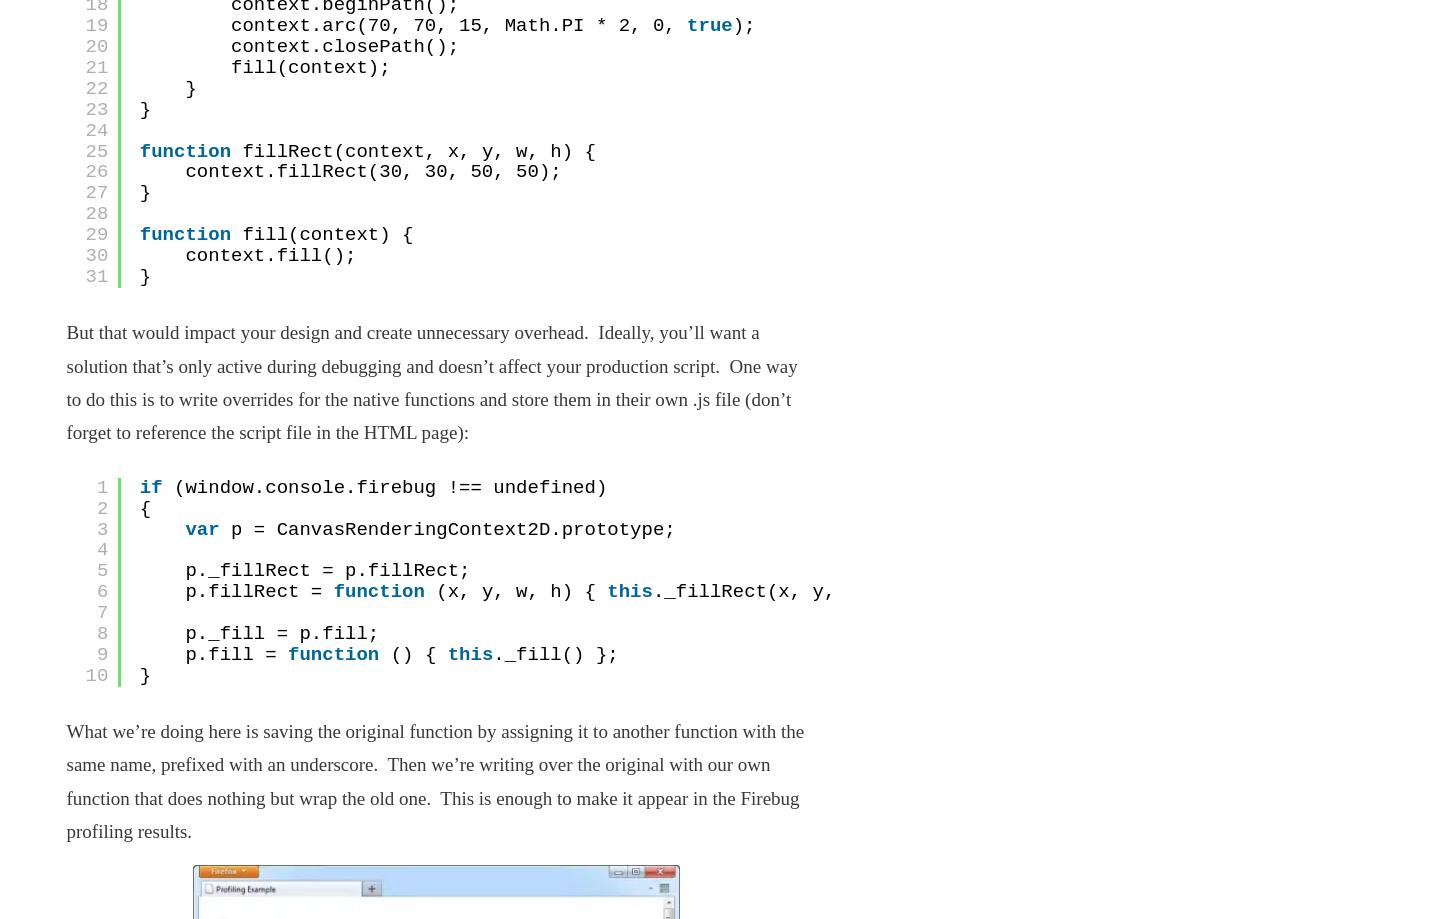 This screenshot has width=1450, height=919. Describe the element at coordinates (95, 549) in the screenshot. I see `'4'` at that location.